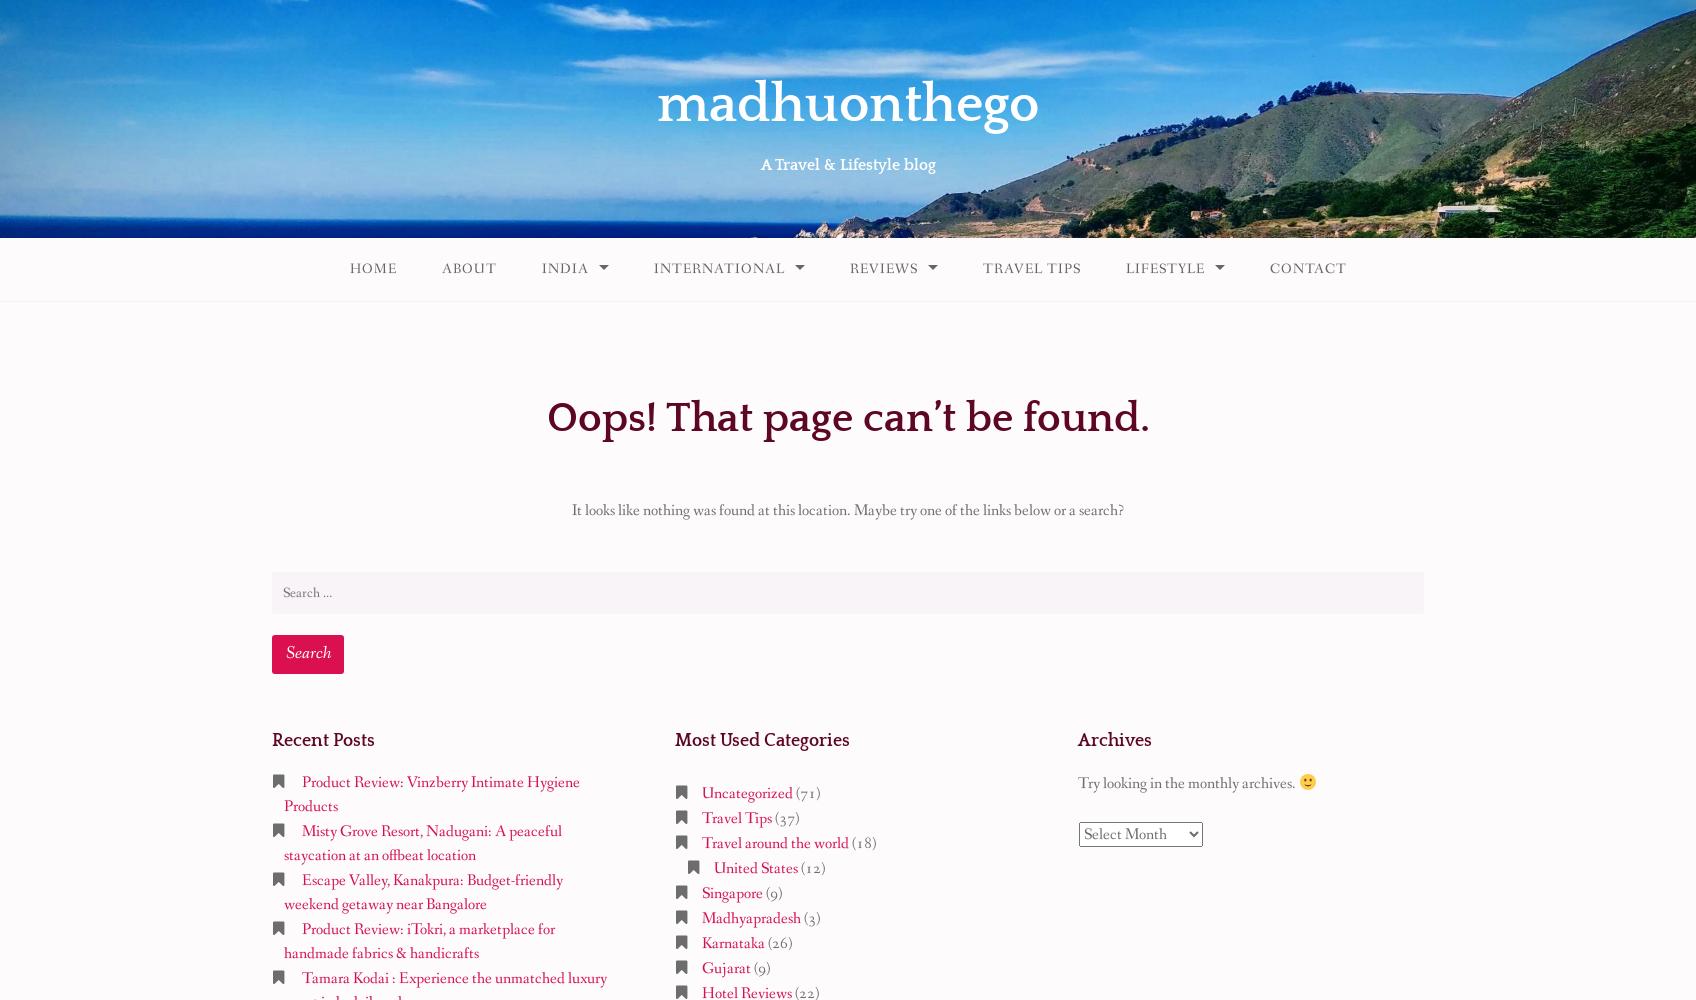  What do you see at coordinates (1164, 269) in the screenshot?
I see `'Lifestyle'` at bounding box center [1164, 269].